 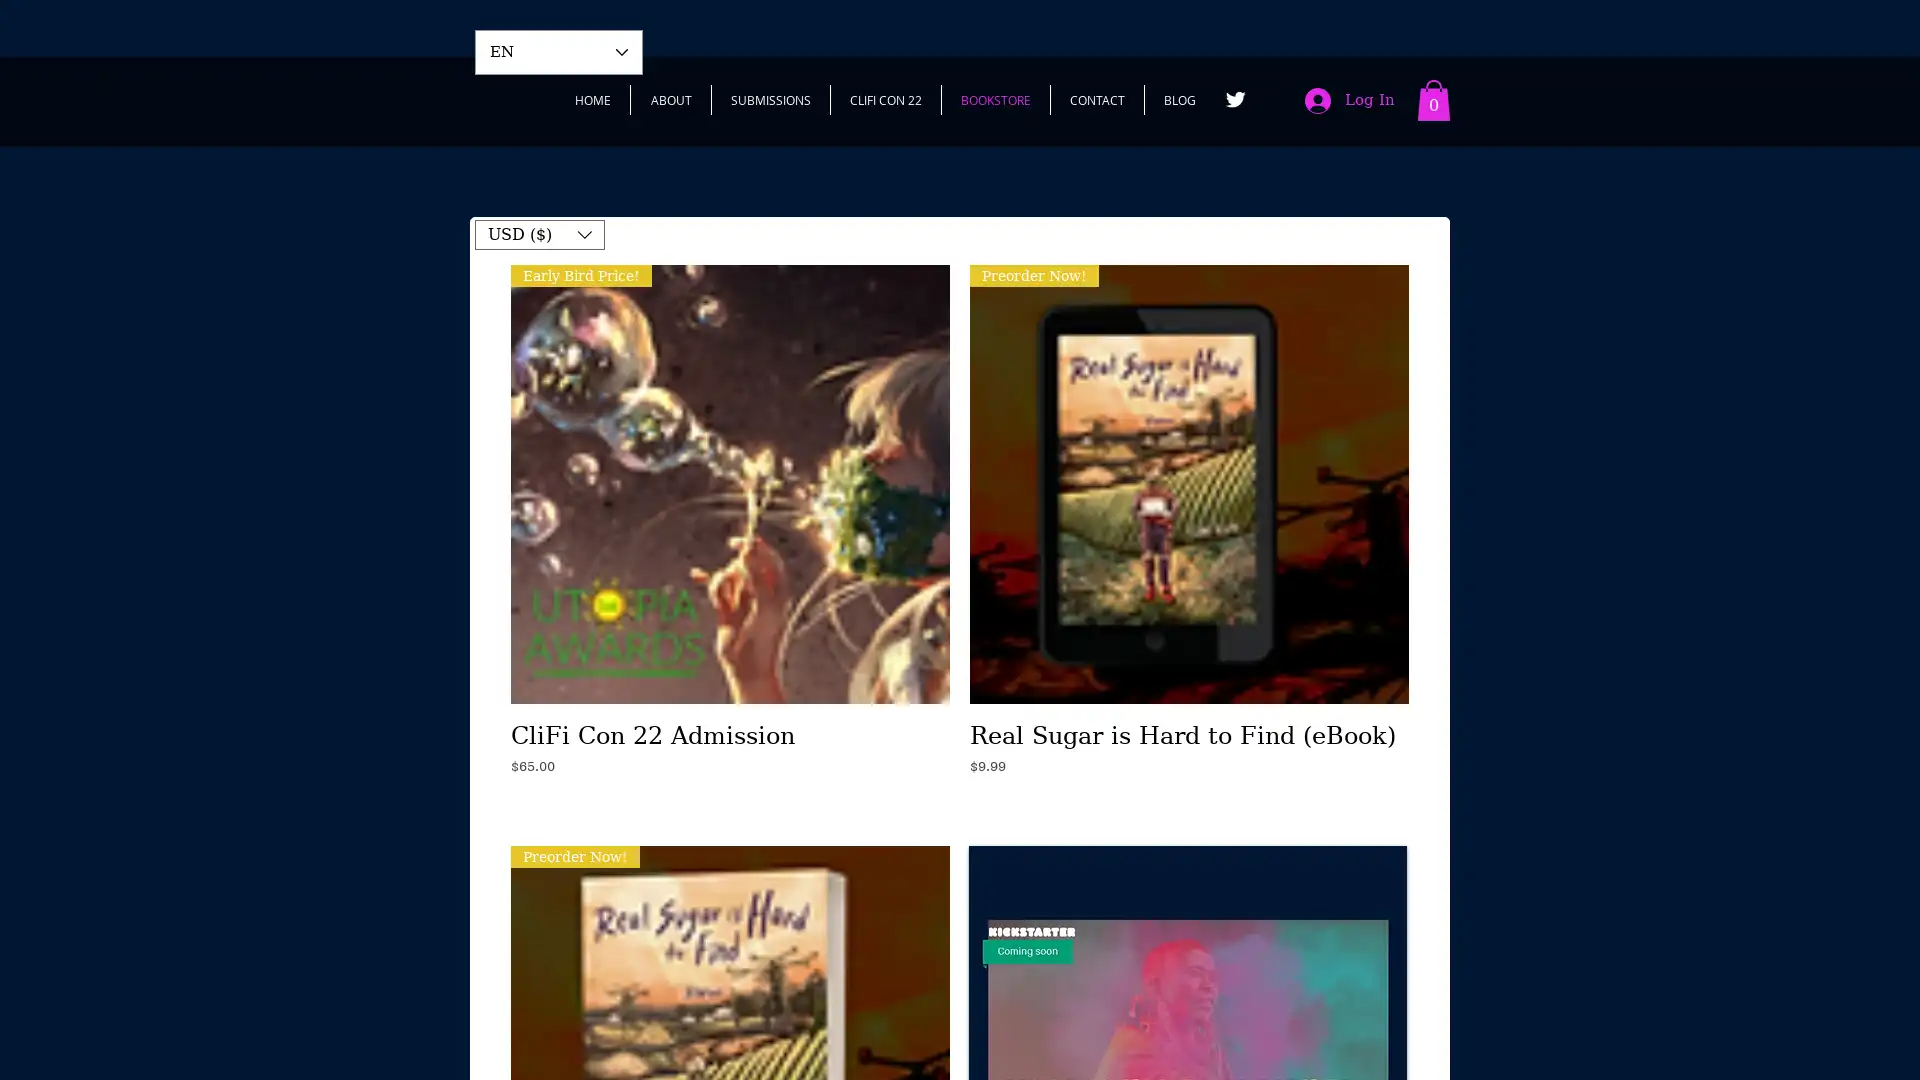 I want to click on Quick View, so click(x=1189, y=729).